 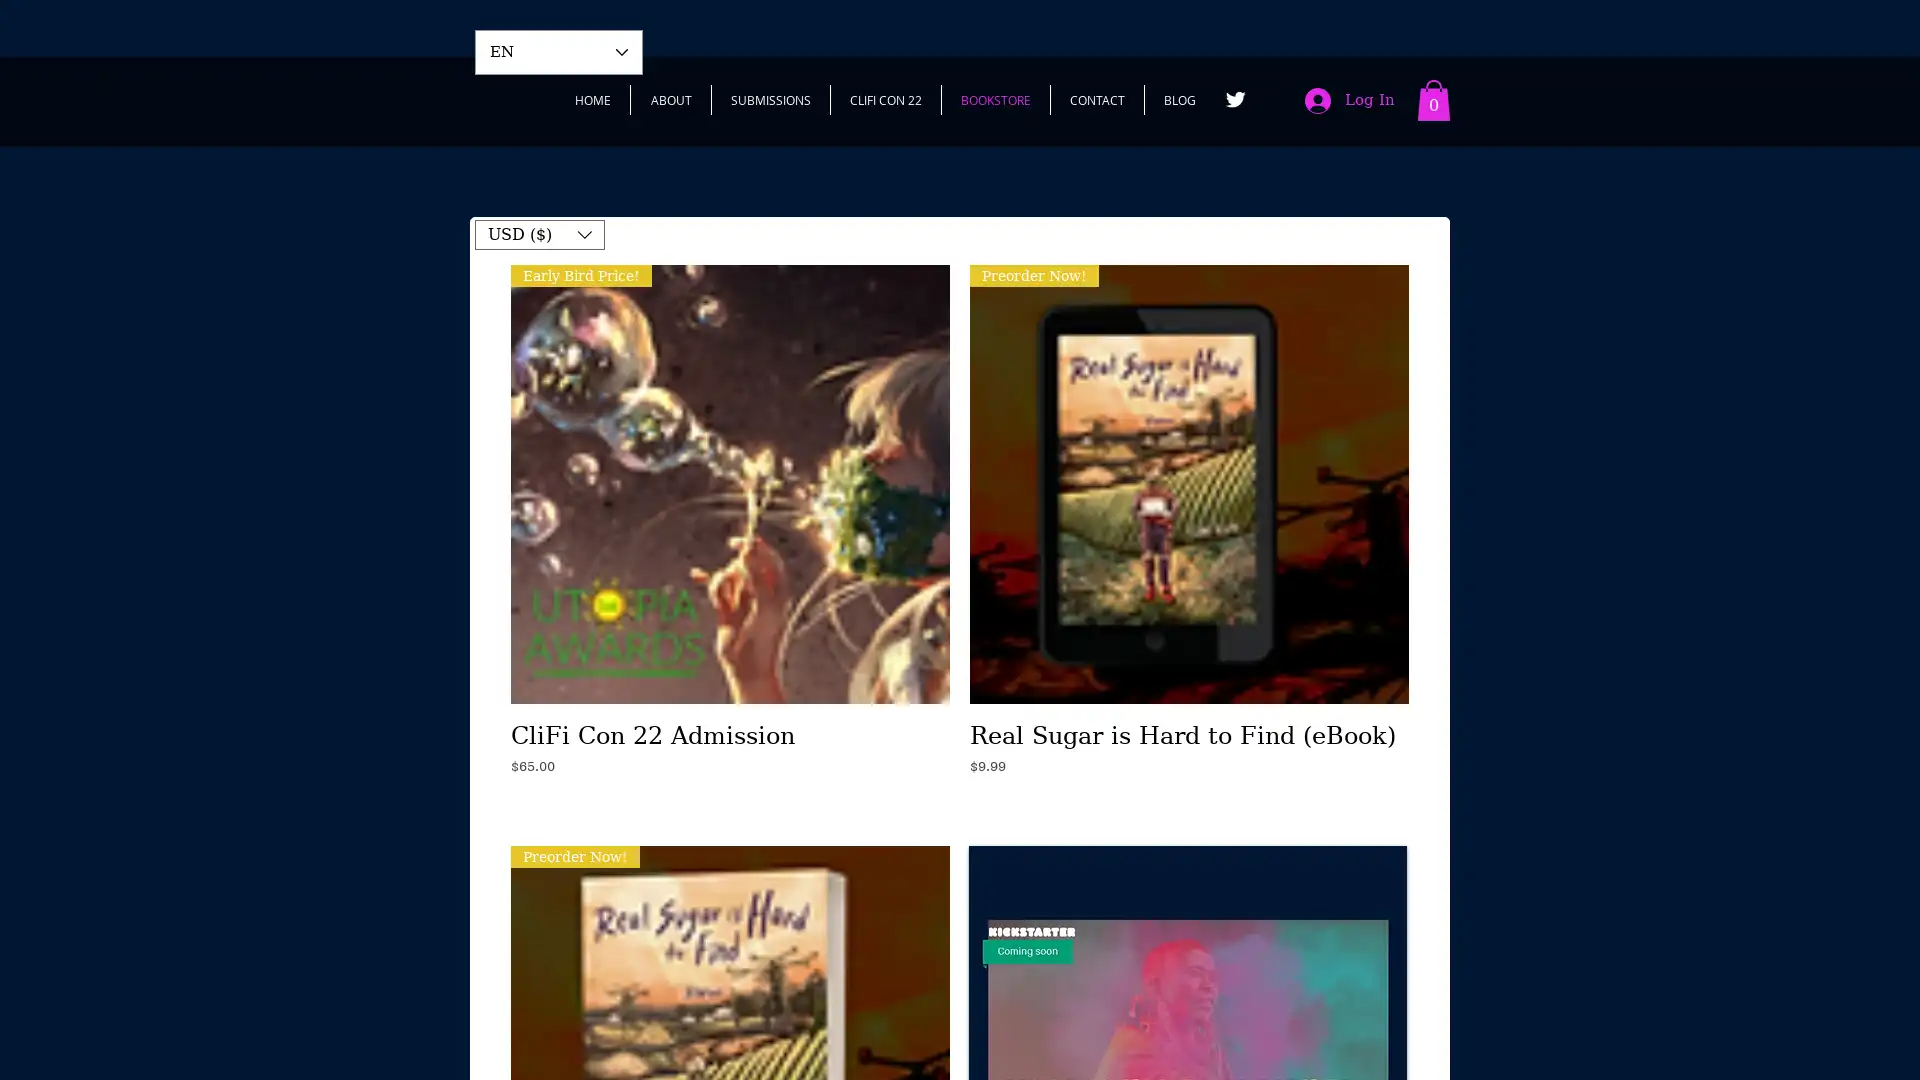 I want to click on Quick View, so click(x=1189, y=729).